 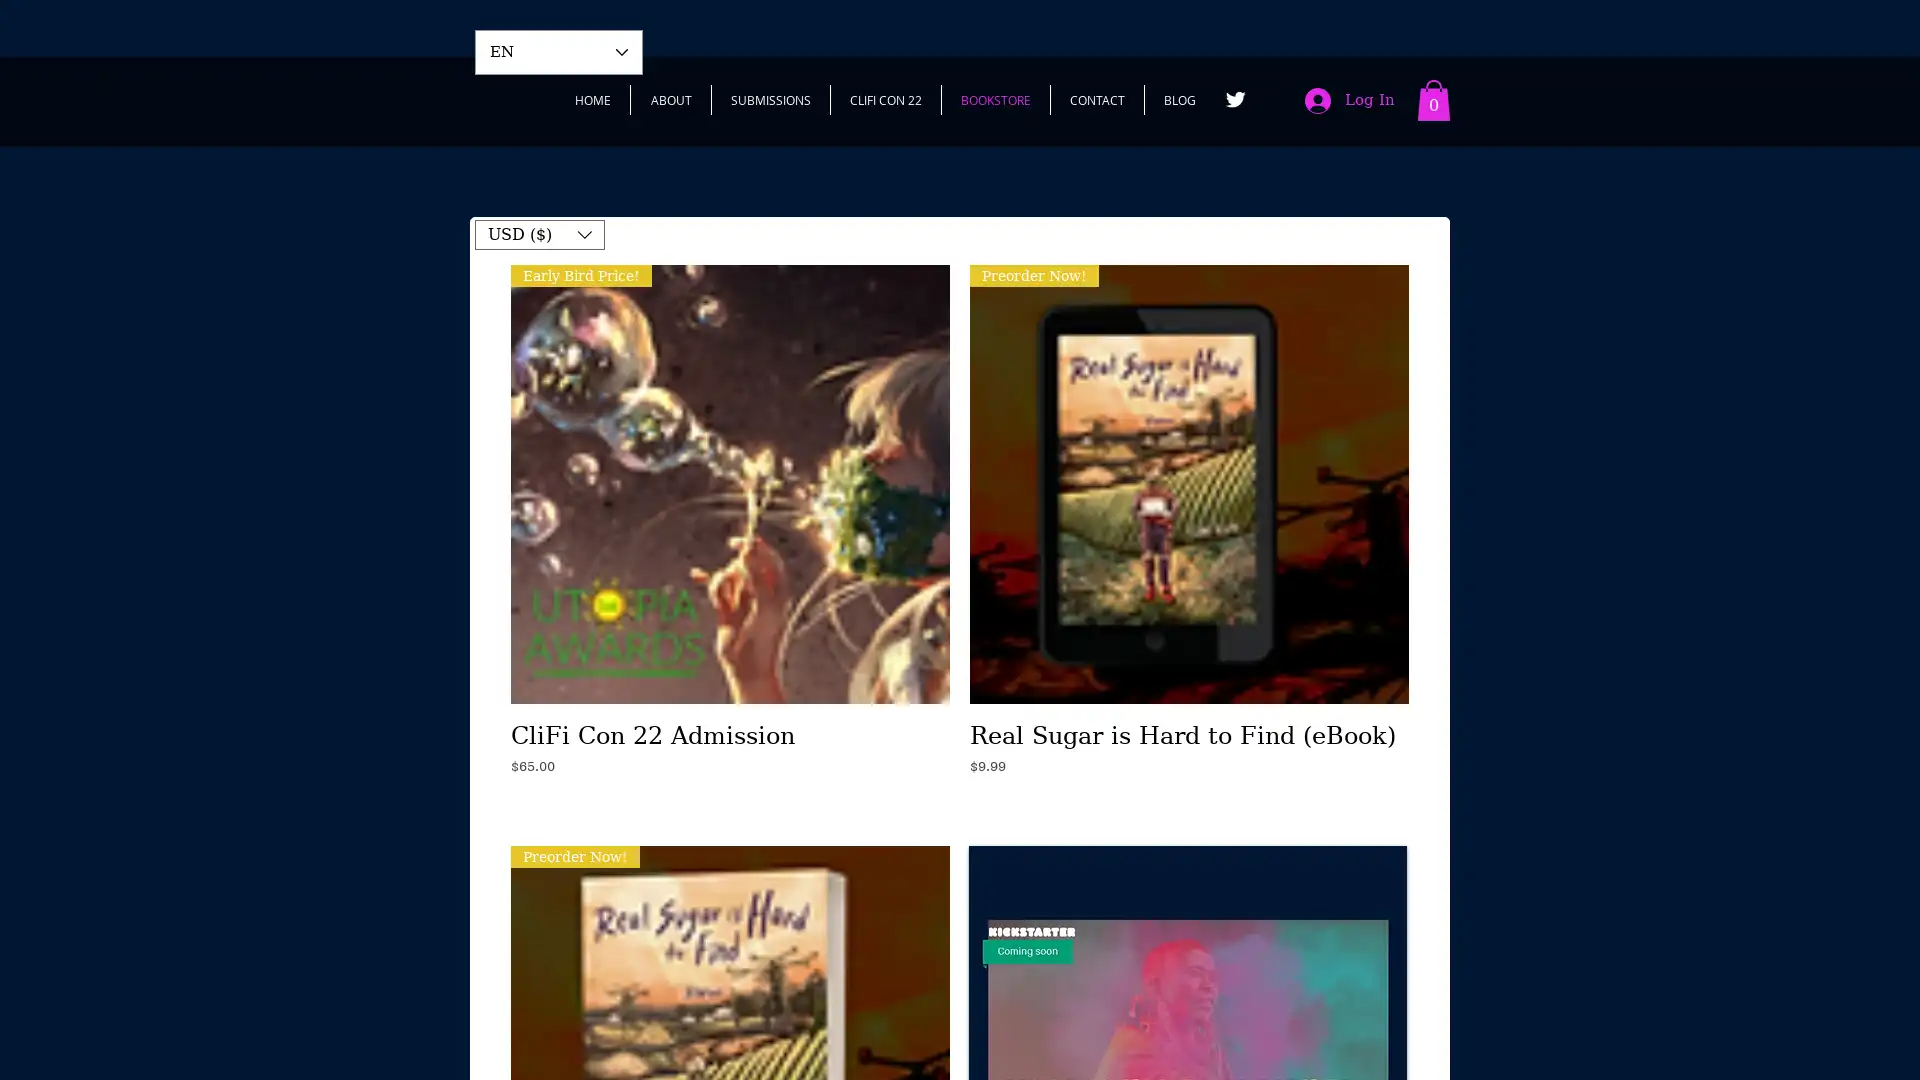 I want to click on Quick View, so click(x=1189, y=729).